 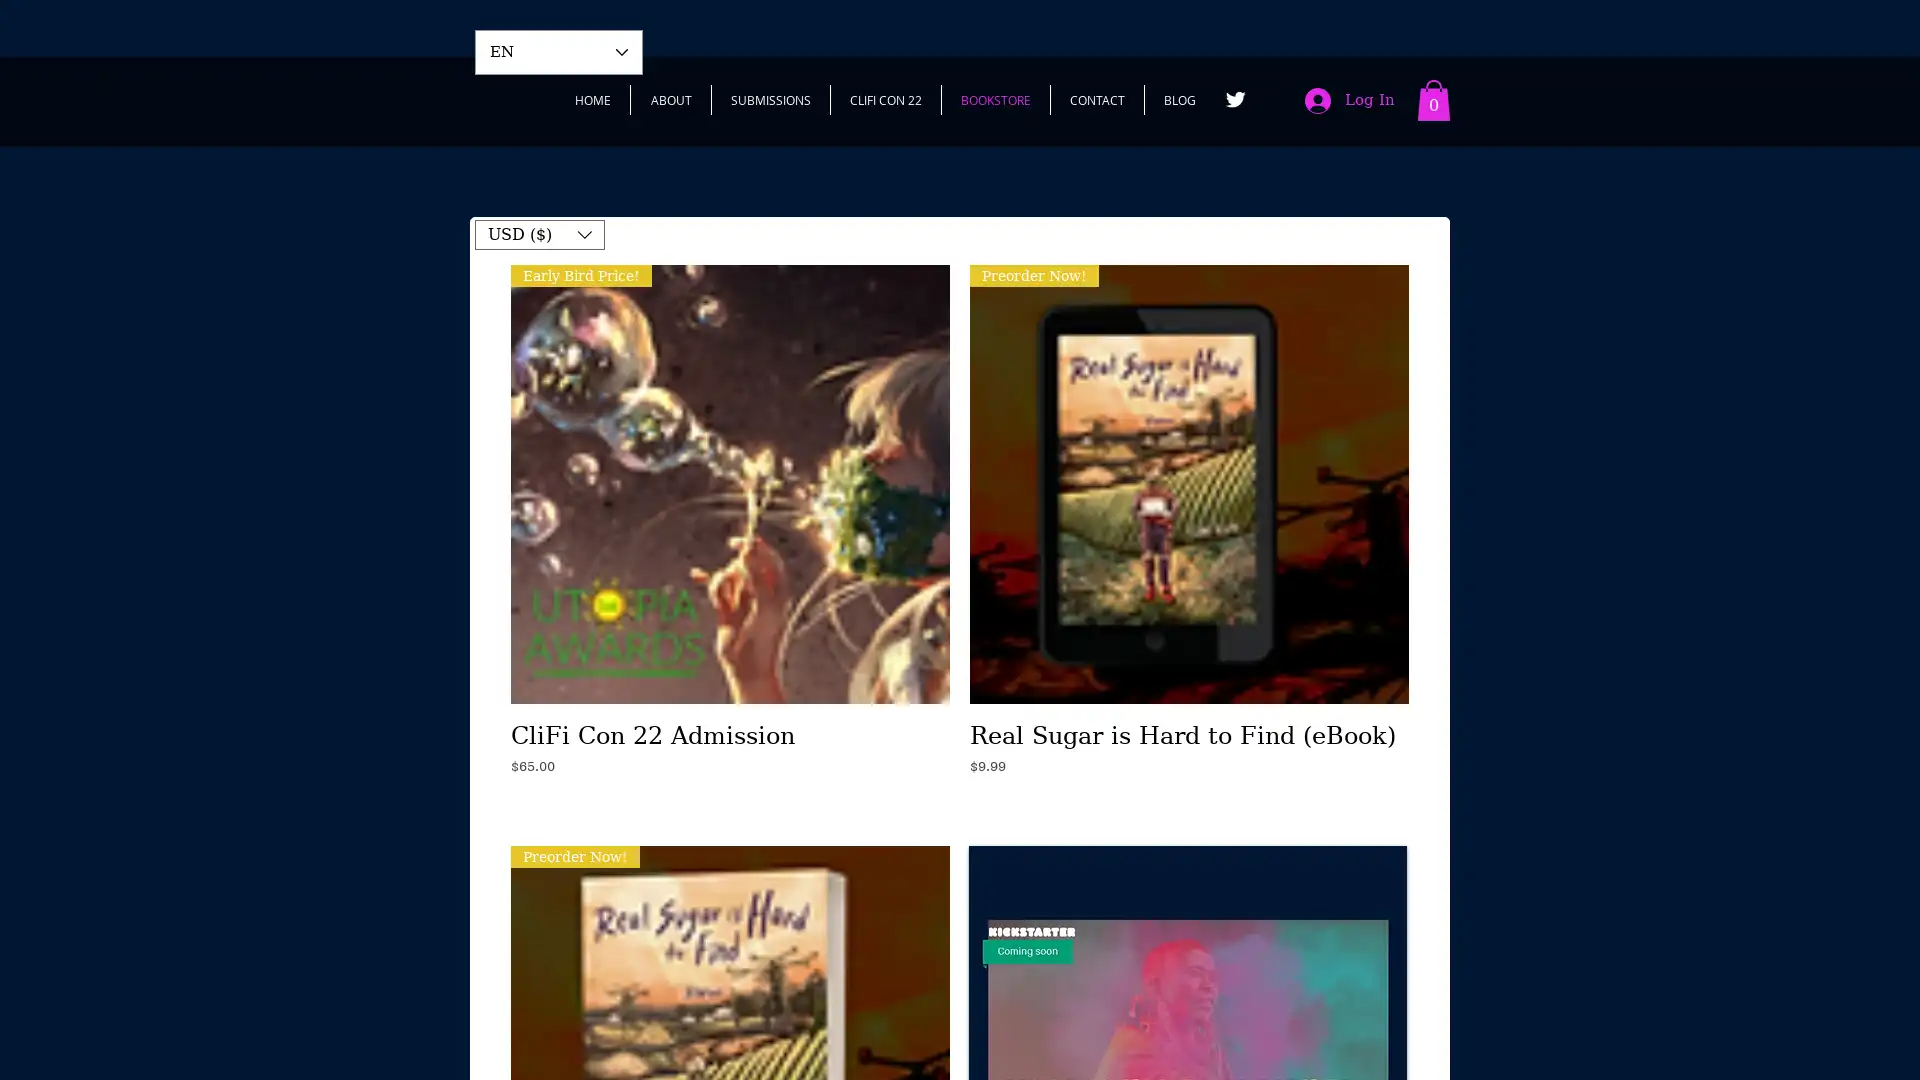 I want to click on Quick View, so click(x=1189, y=729).